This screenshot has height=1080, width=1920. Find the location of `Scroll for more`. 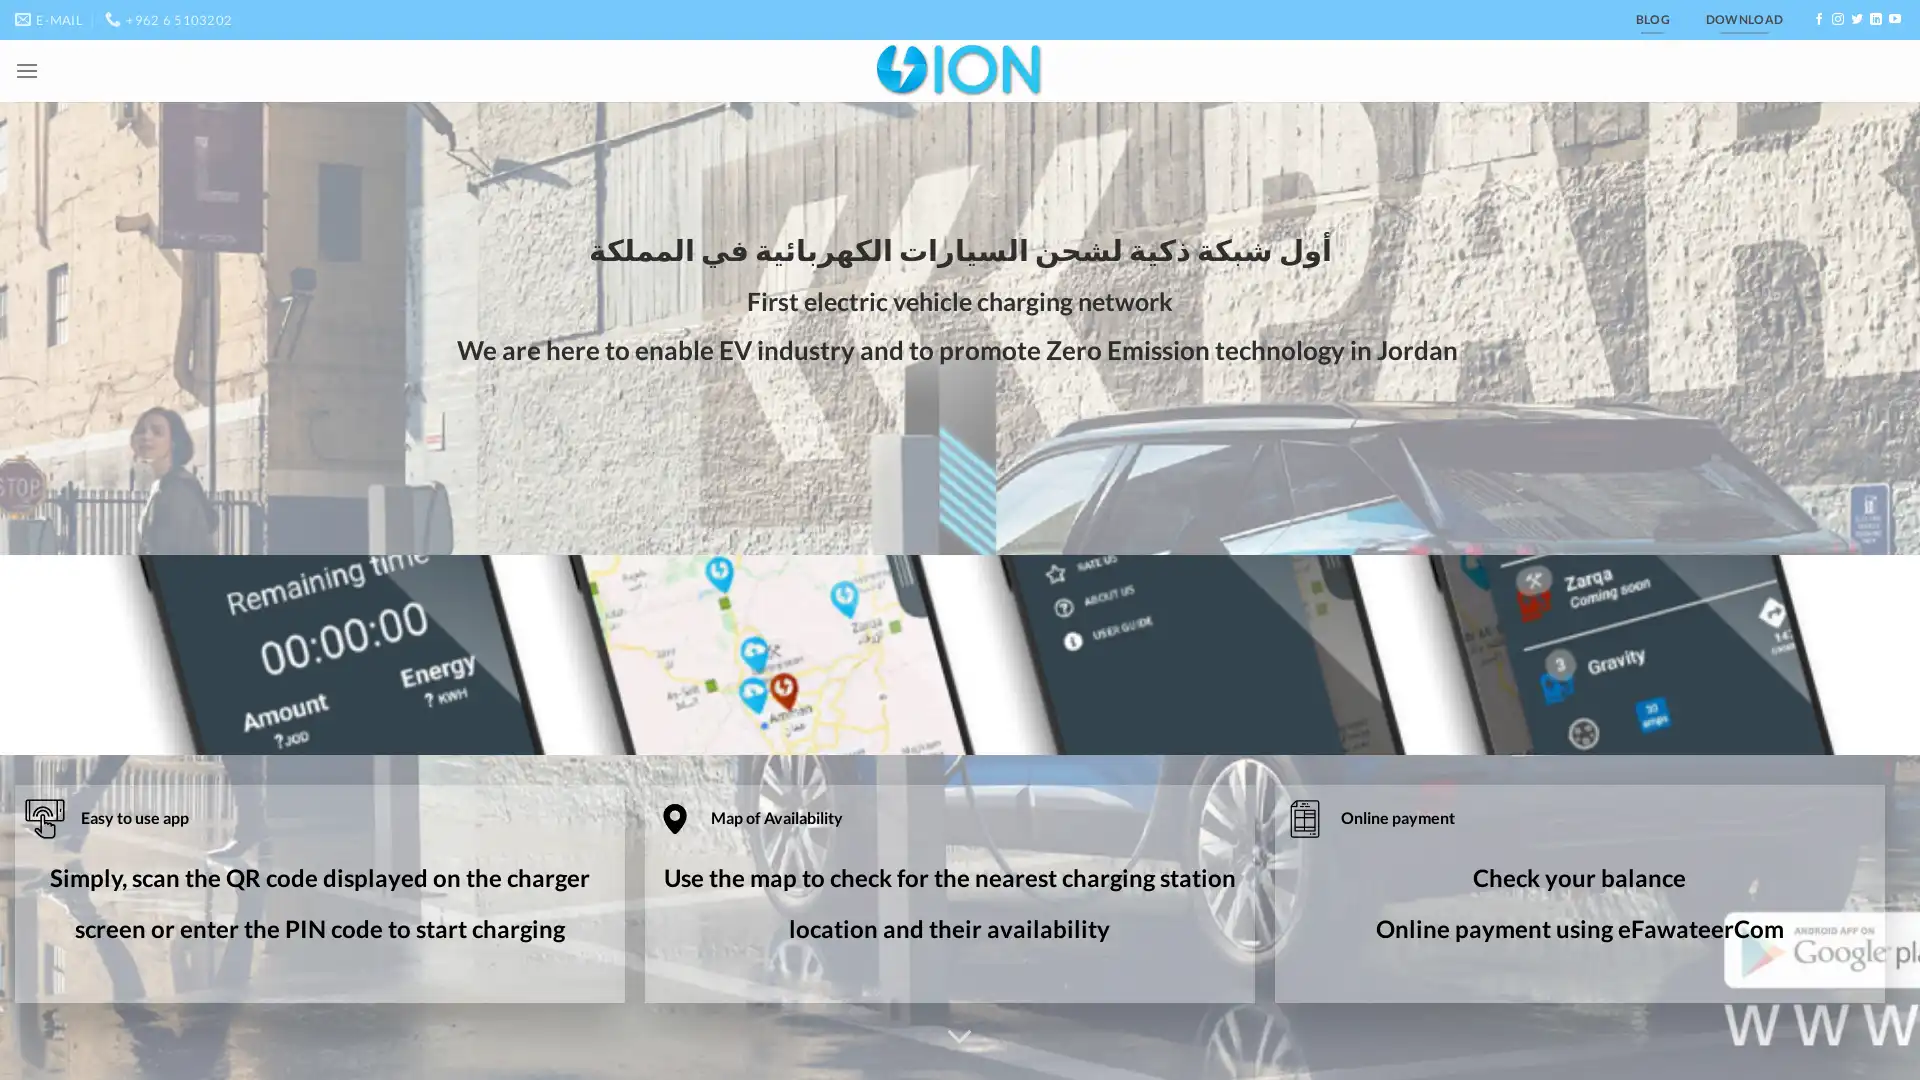

Scroll for more is located at coordinates (958, 1036).